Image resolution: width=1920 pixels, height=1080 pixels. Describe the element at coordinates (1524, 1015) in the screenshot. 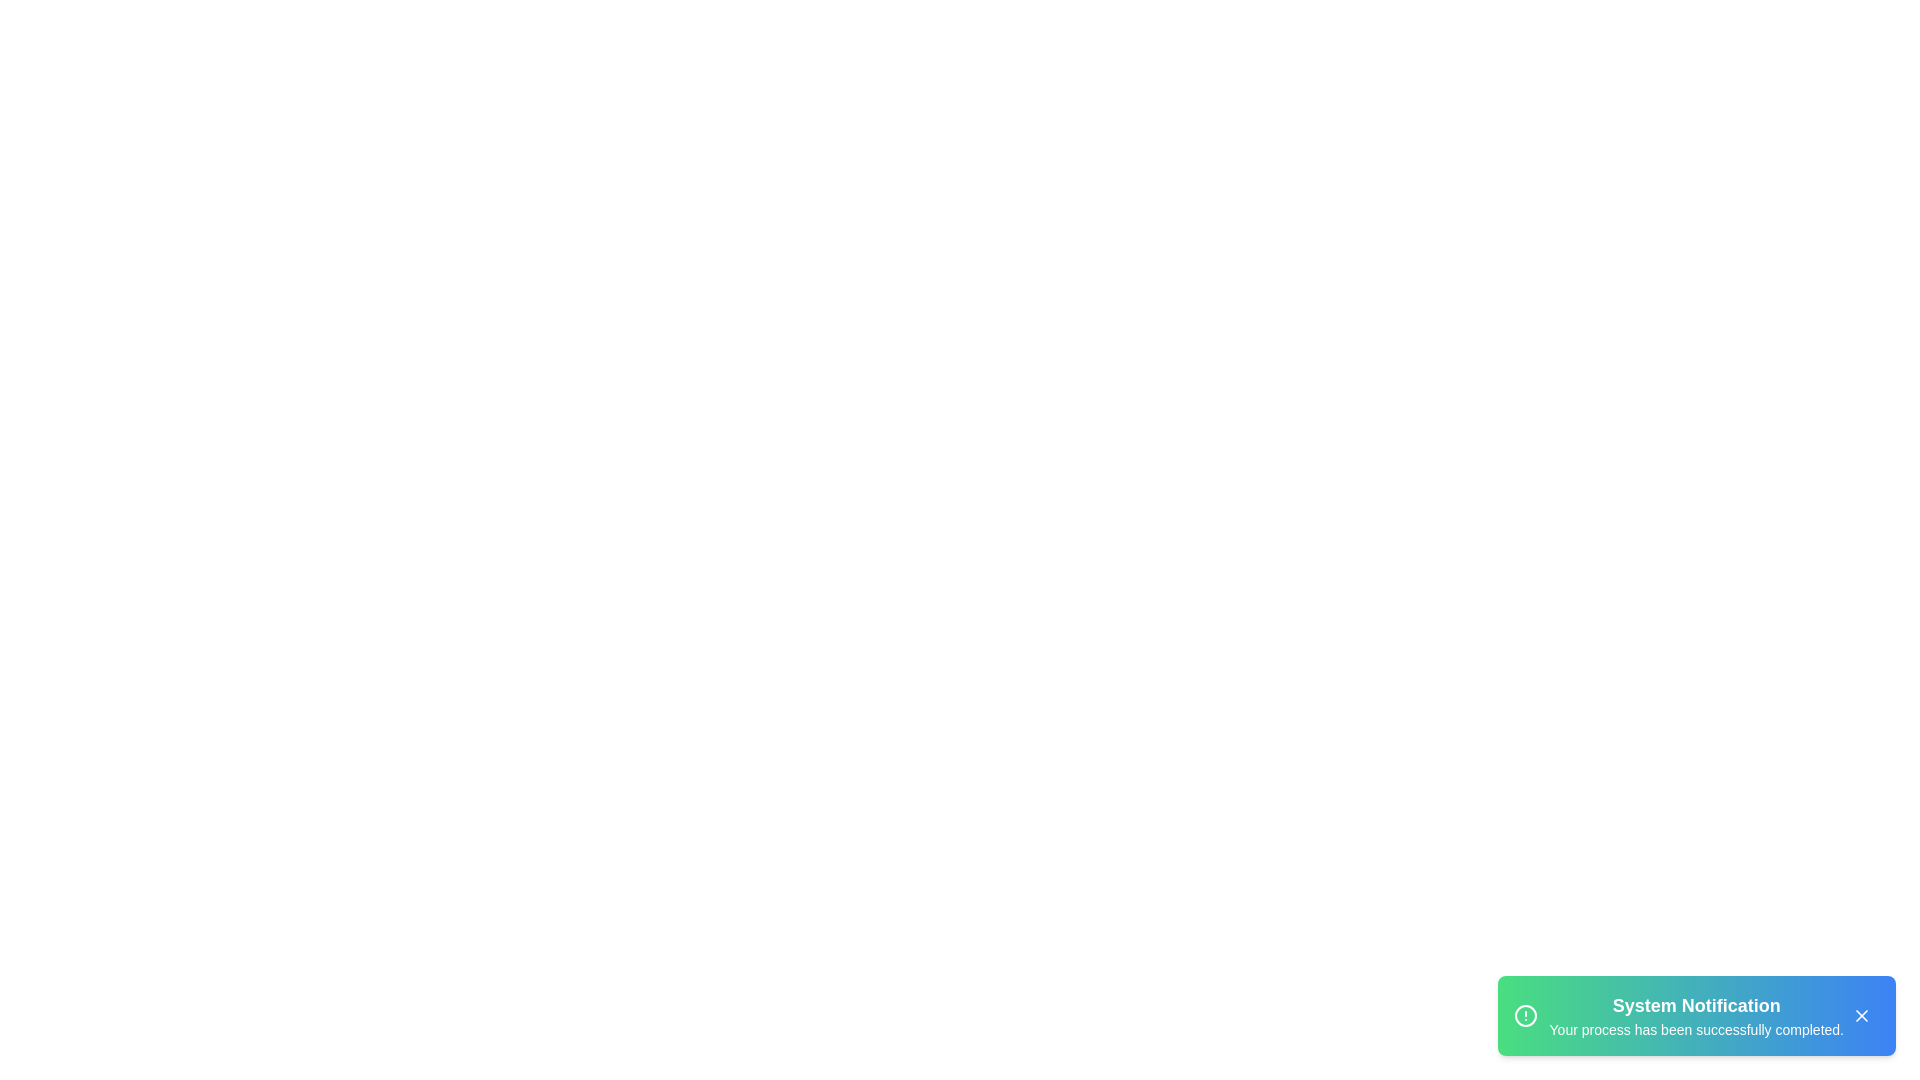

I see `the alert icon to display additional context` at that location.